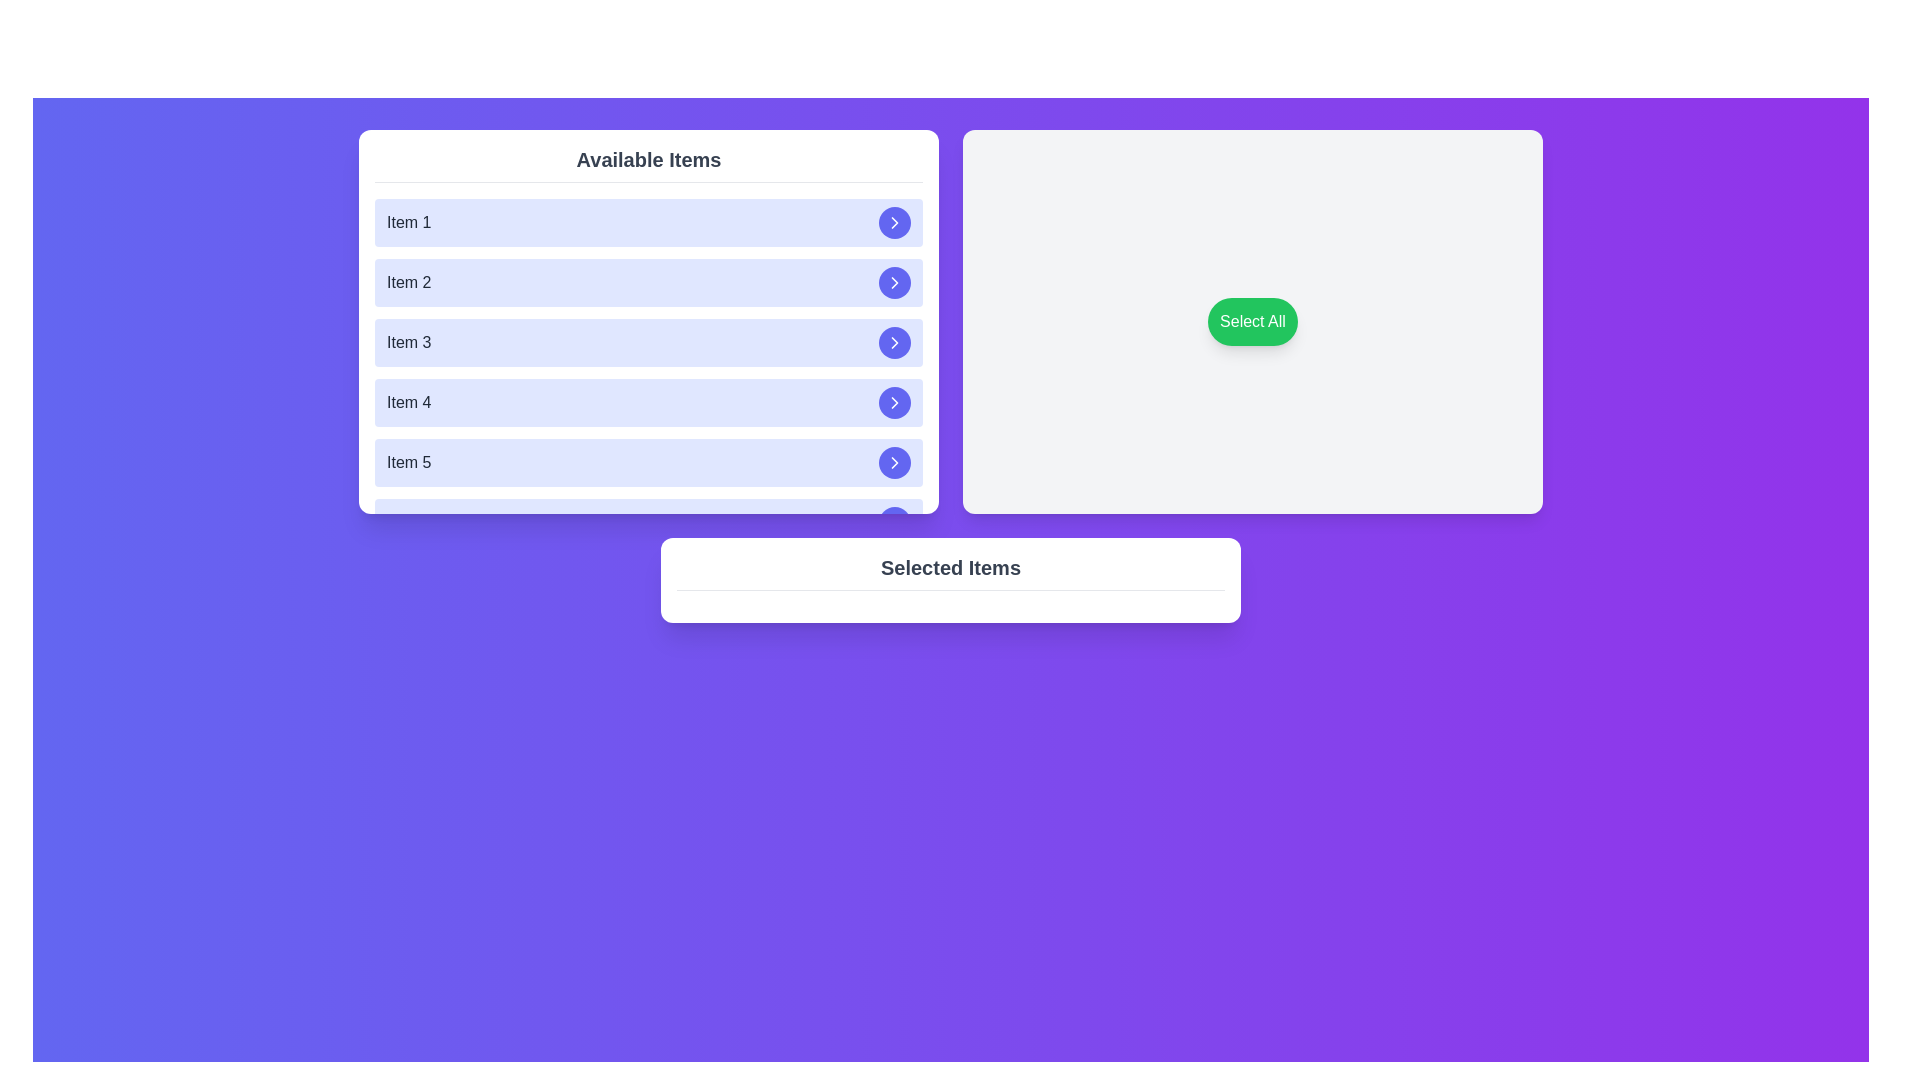 The width and height of the screenshot is (1920, 1080). Describe the element at coordinates (893, 402) in the screenshot. I see `the chevron icon in the rightmost section of the fourth row of the 'Available Items' list` at that location.